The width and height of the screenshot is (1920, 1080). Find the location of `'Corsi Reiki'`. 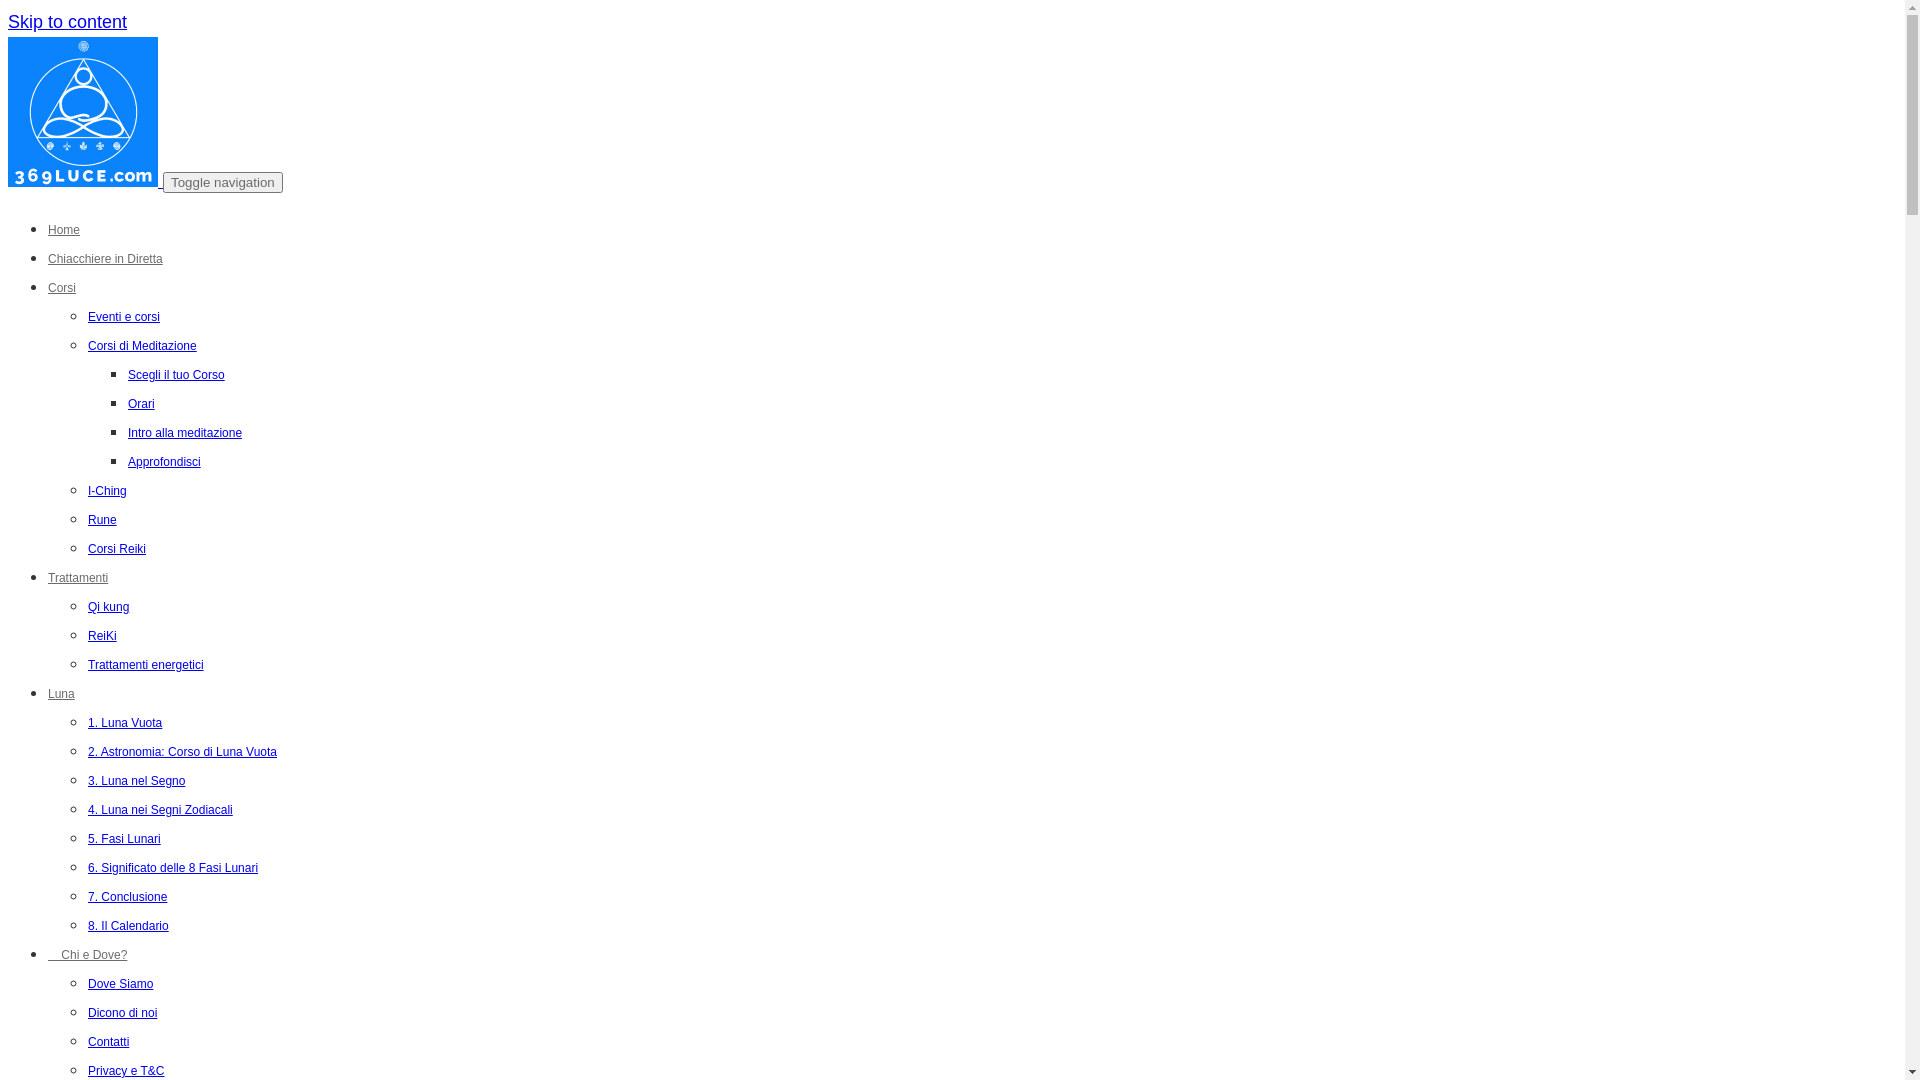

'Corsi Reiki' is located at coordinates (115, 548).